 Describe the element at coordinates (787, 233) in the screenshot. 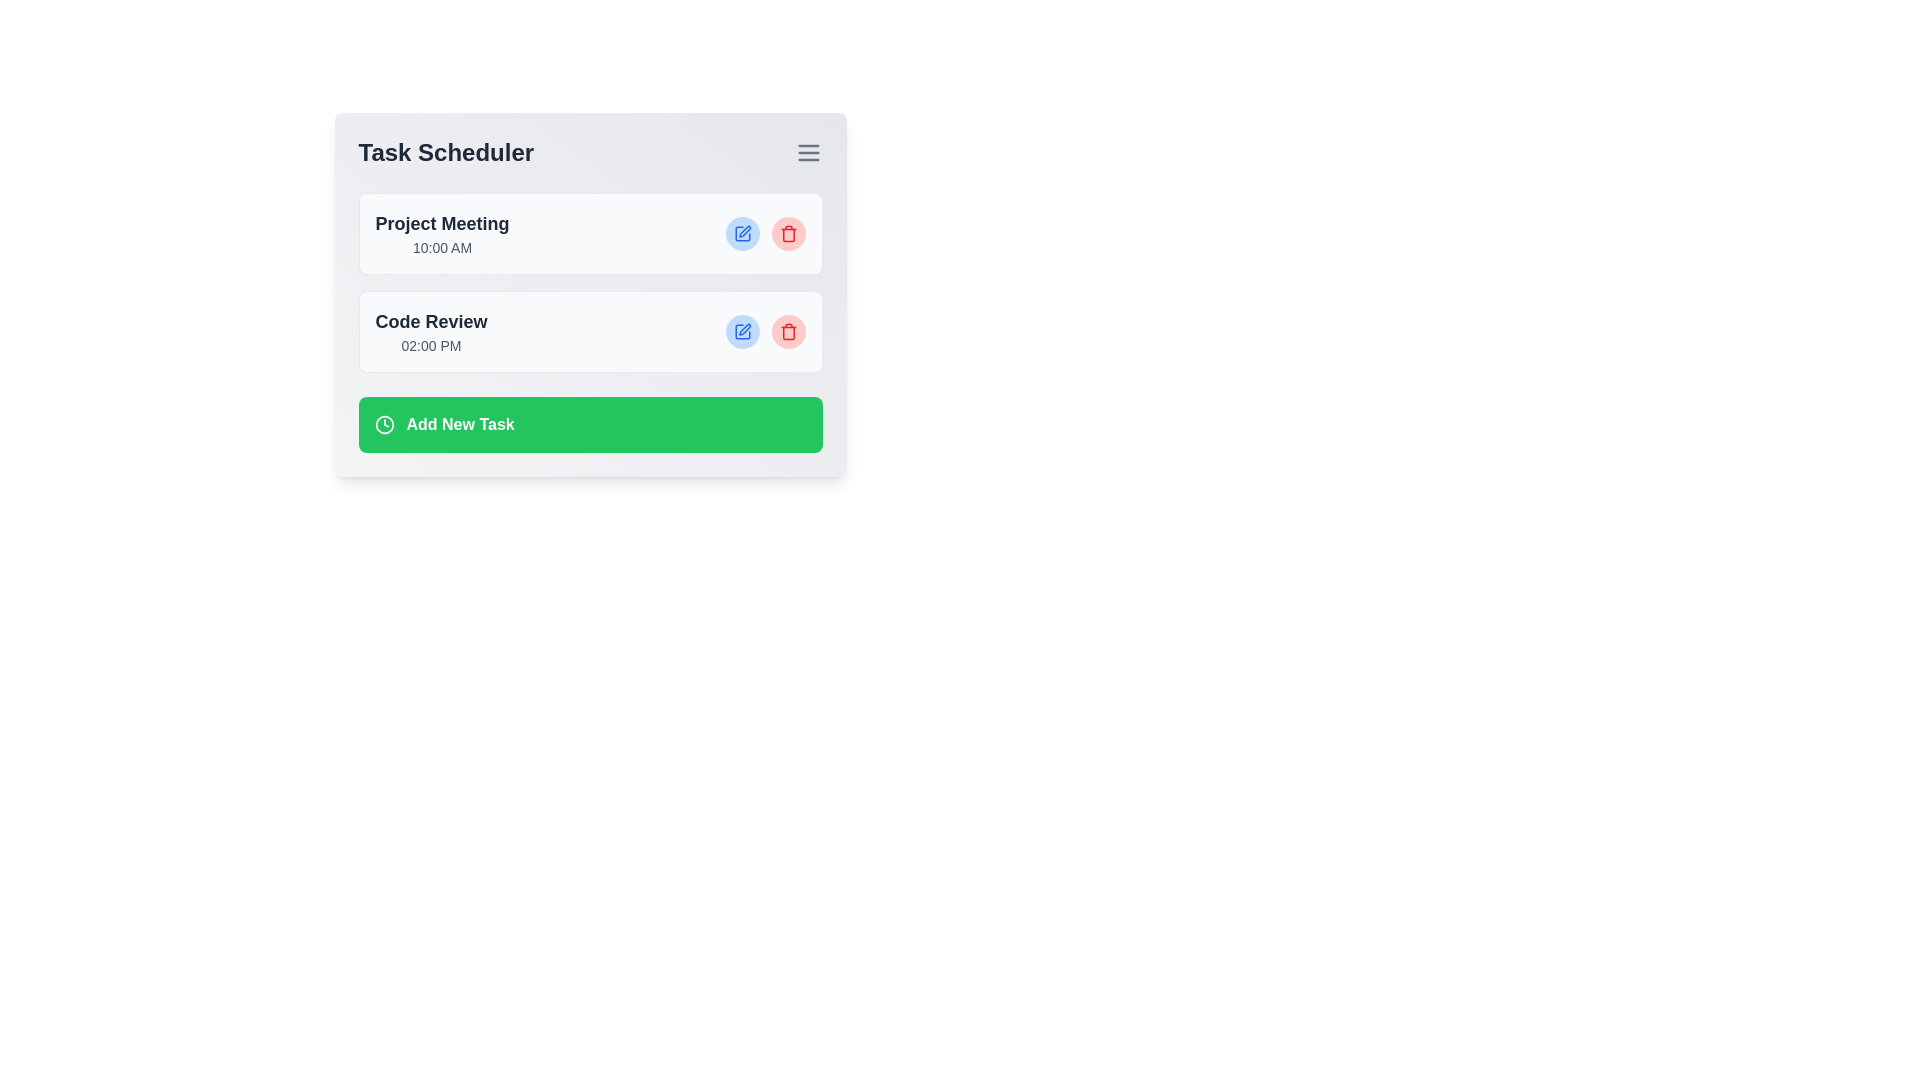

I see `the red trash can icon button located on the right side of the 'Code Review' task entry for accessibility purposes` at that location.